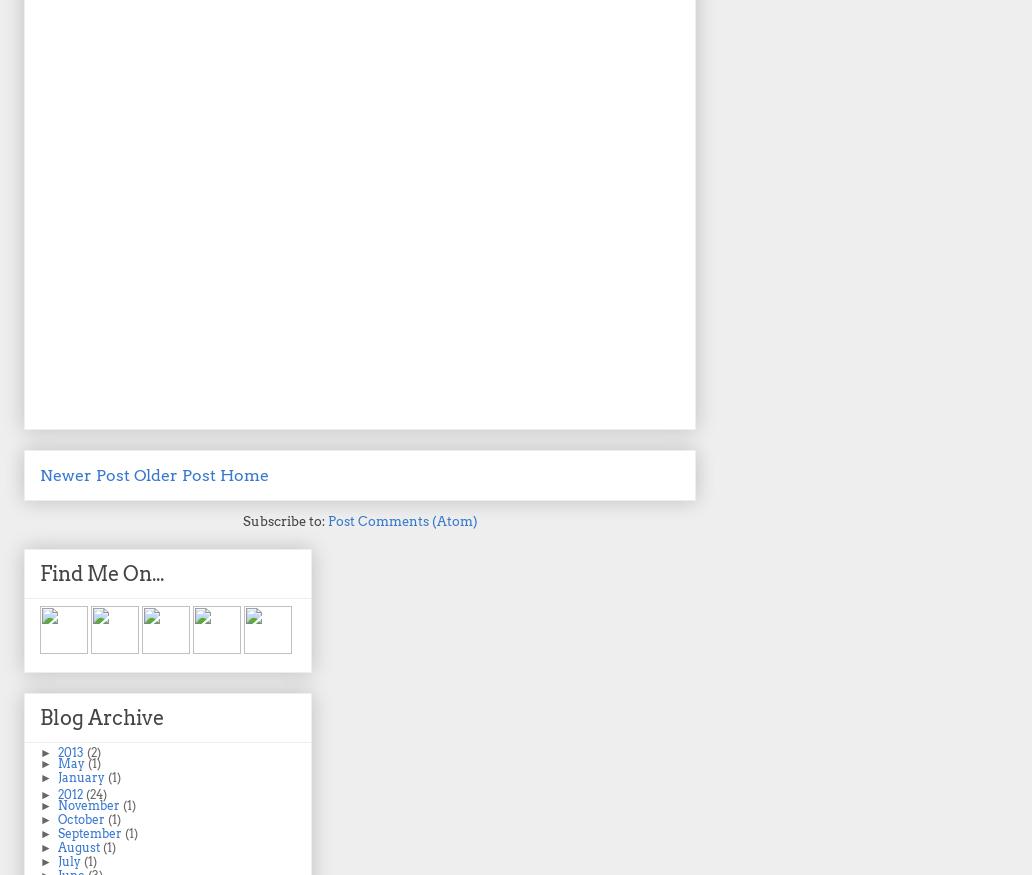 The width and height of the screenshot is (1032, 875). What do you see at coordinates (71, 793) in the screenshot?
I see `'2012'` at bounding box center [71, 793].